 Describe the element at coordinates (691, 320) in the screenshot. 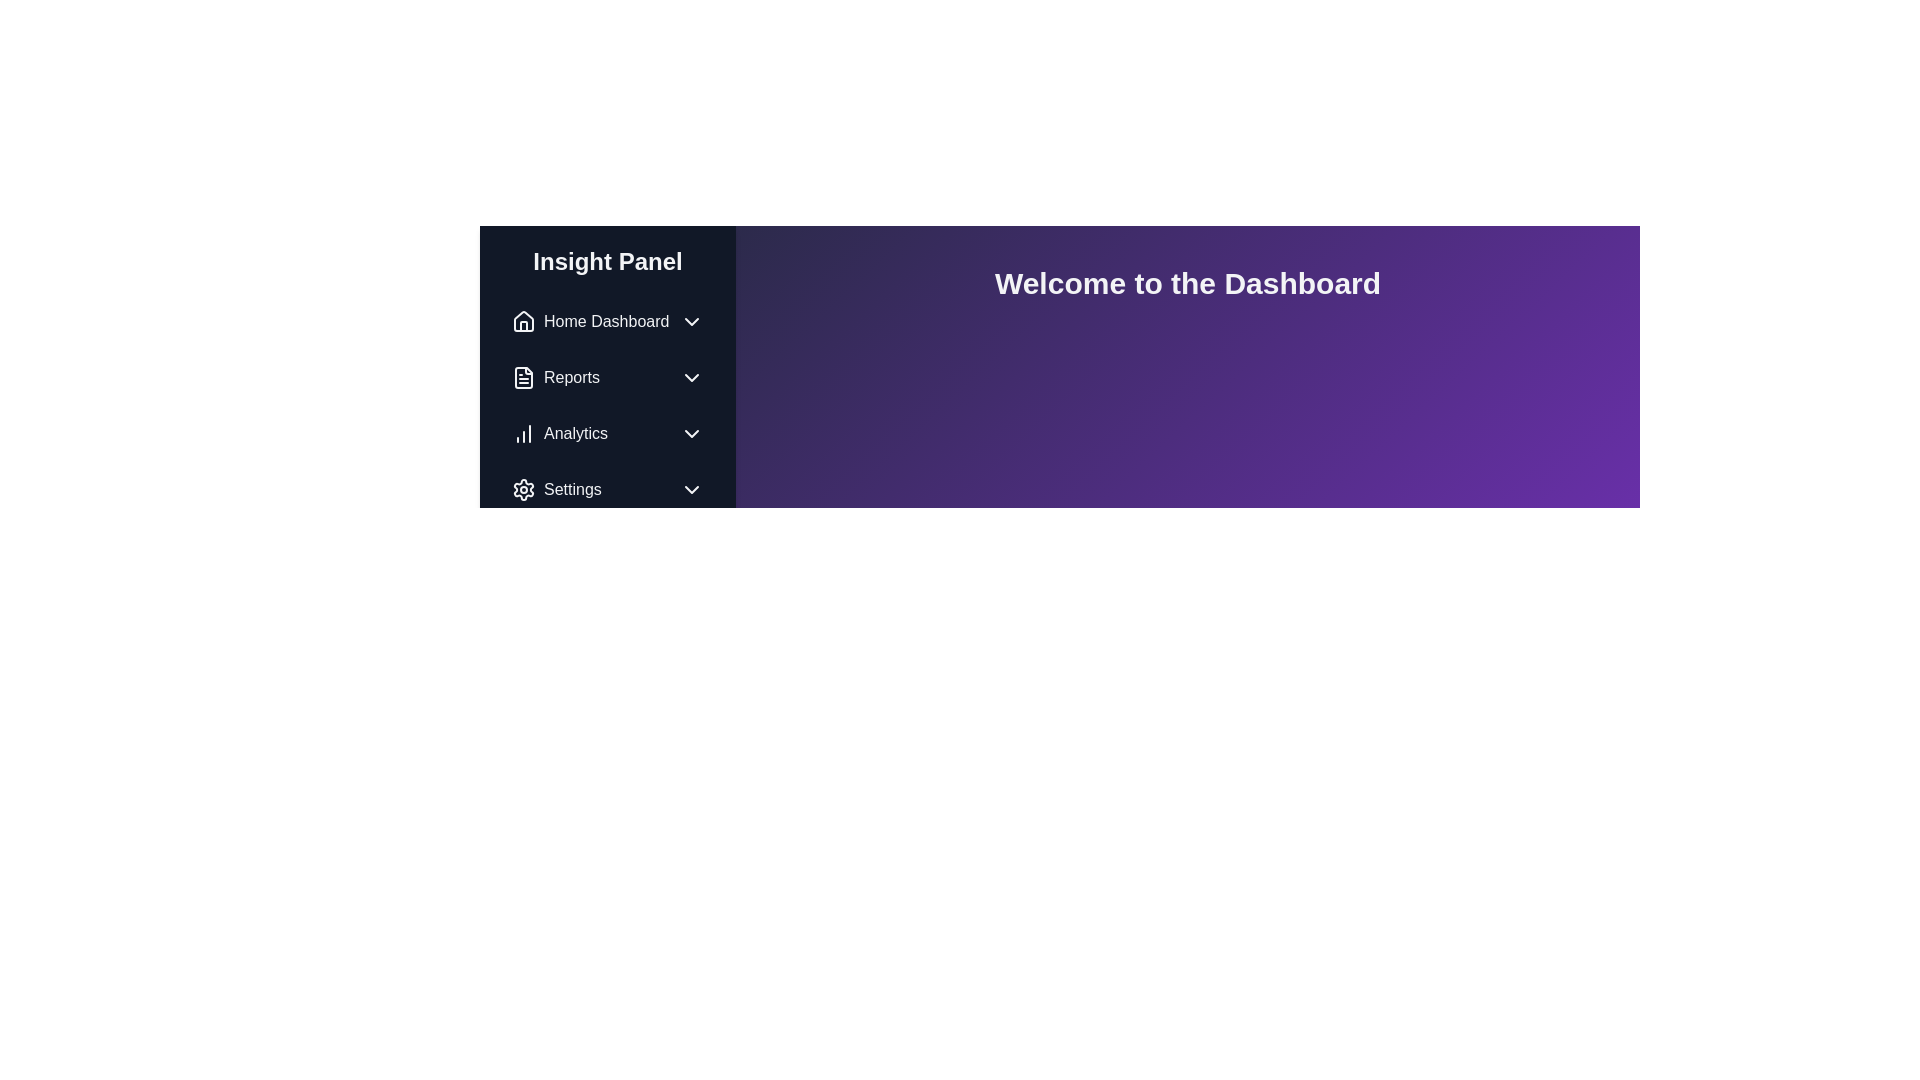

I see `the downward-pointing chevron icon` at that location.